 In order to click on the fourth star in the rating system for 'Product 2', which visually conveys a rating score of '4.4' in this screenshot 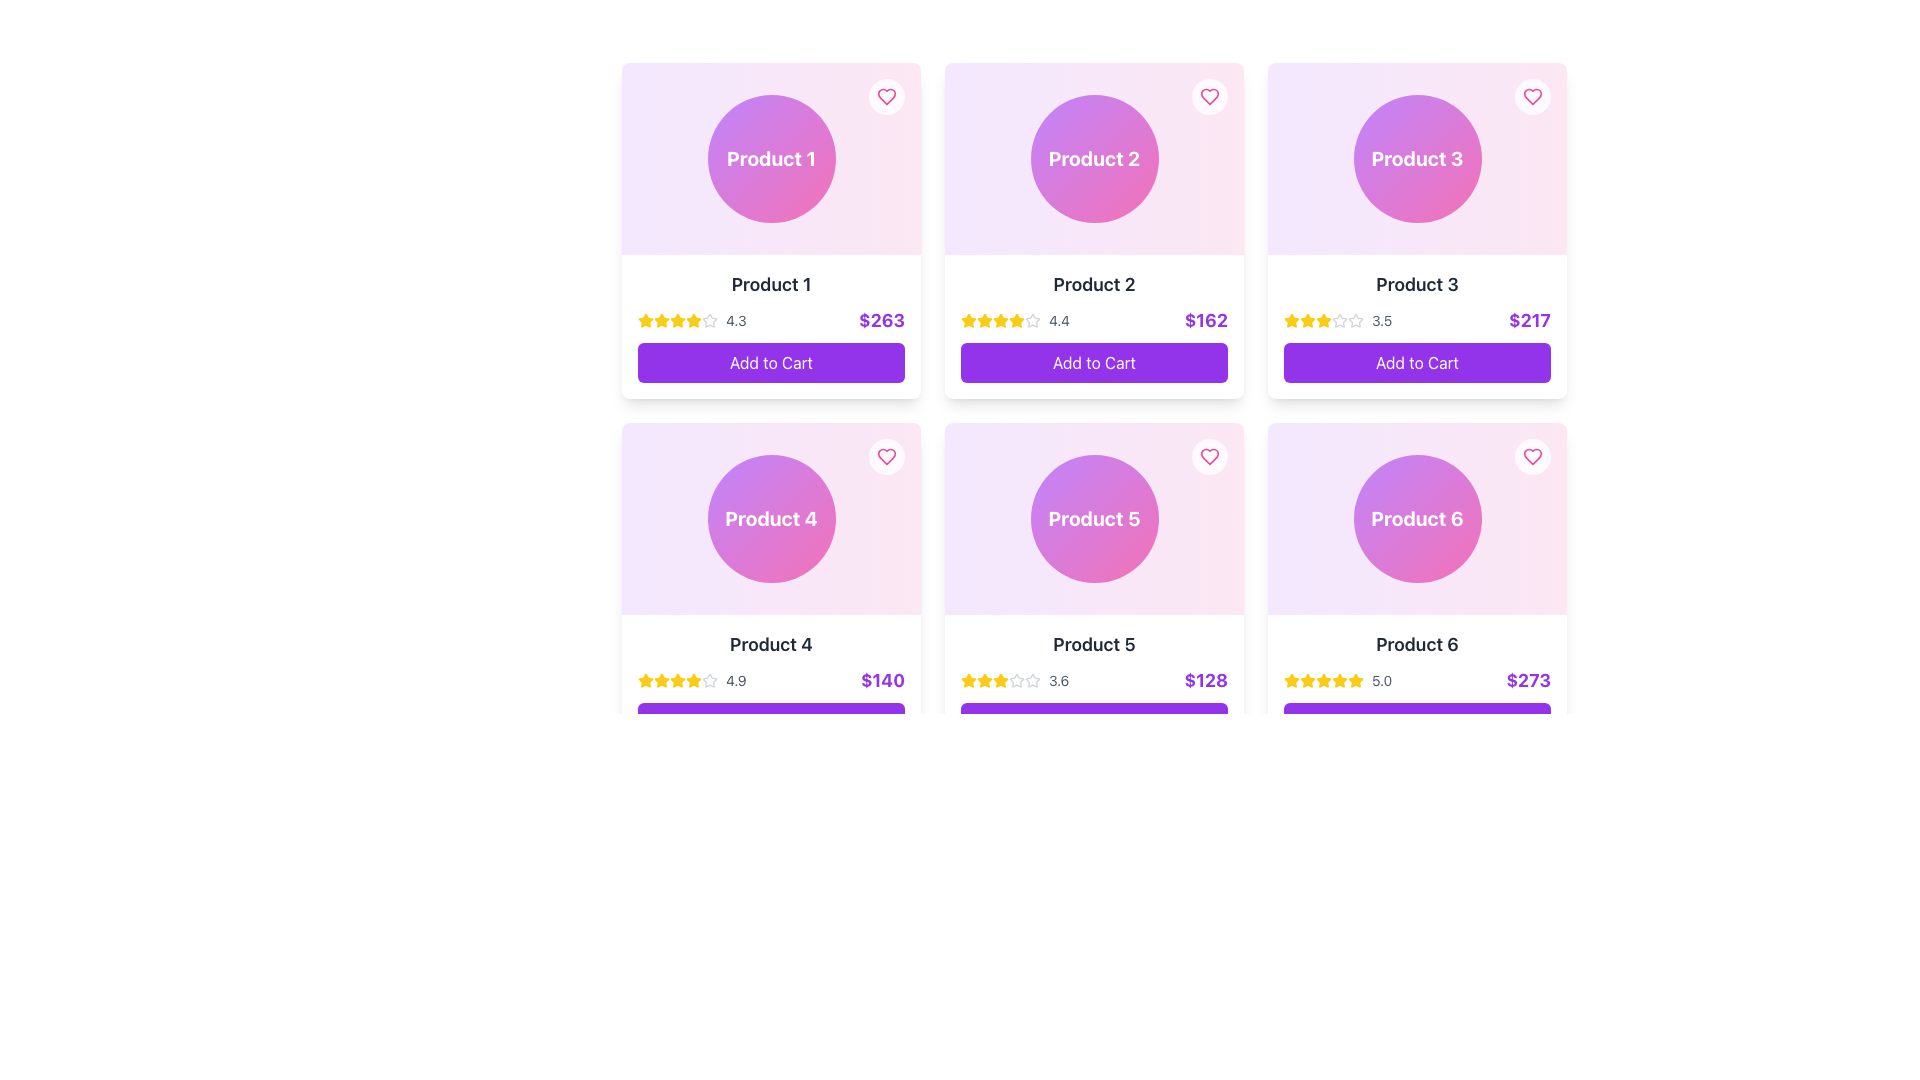, I will do `click(1001, 319)`.